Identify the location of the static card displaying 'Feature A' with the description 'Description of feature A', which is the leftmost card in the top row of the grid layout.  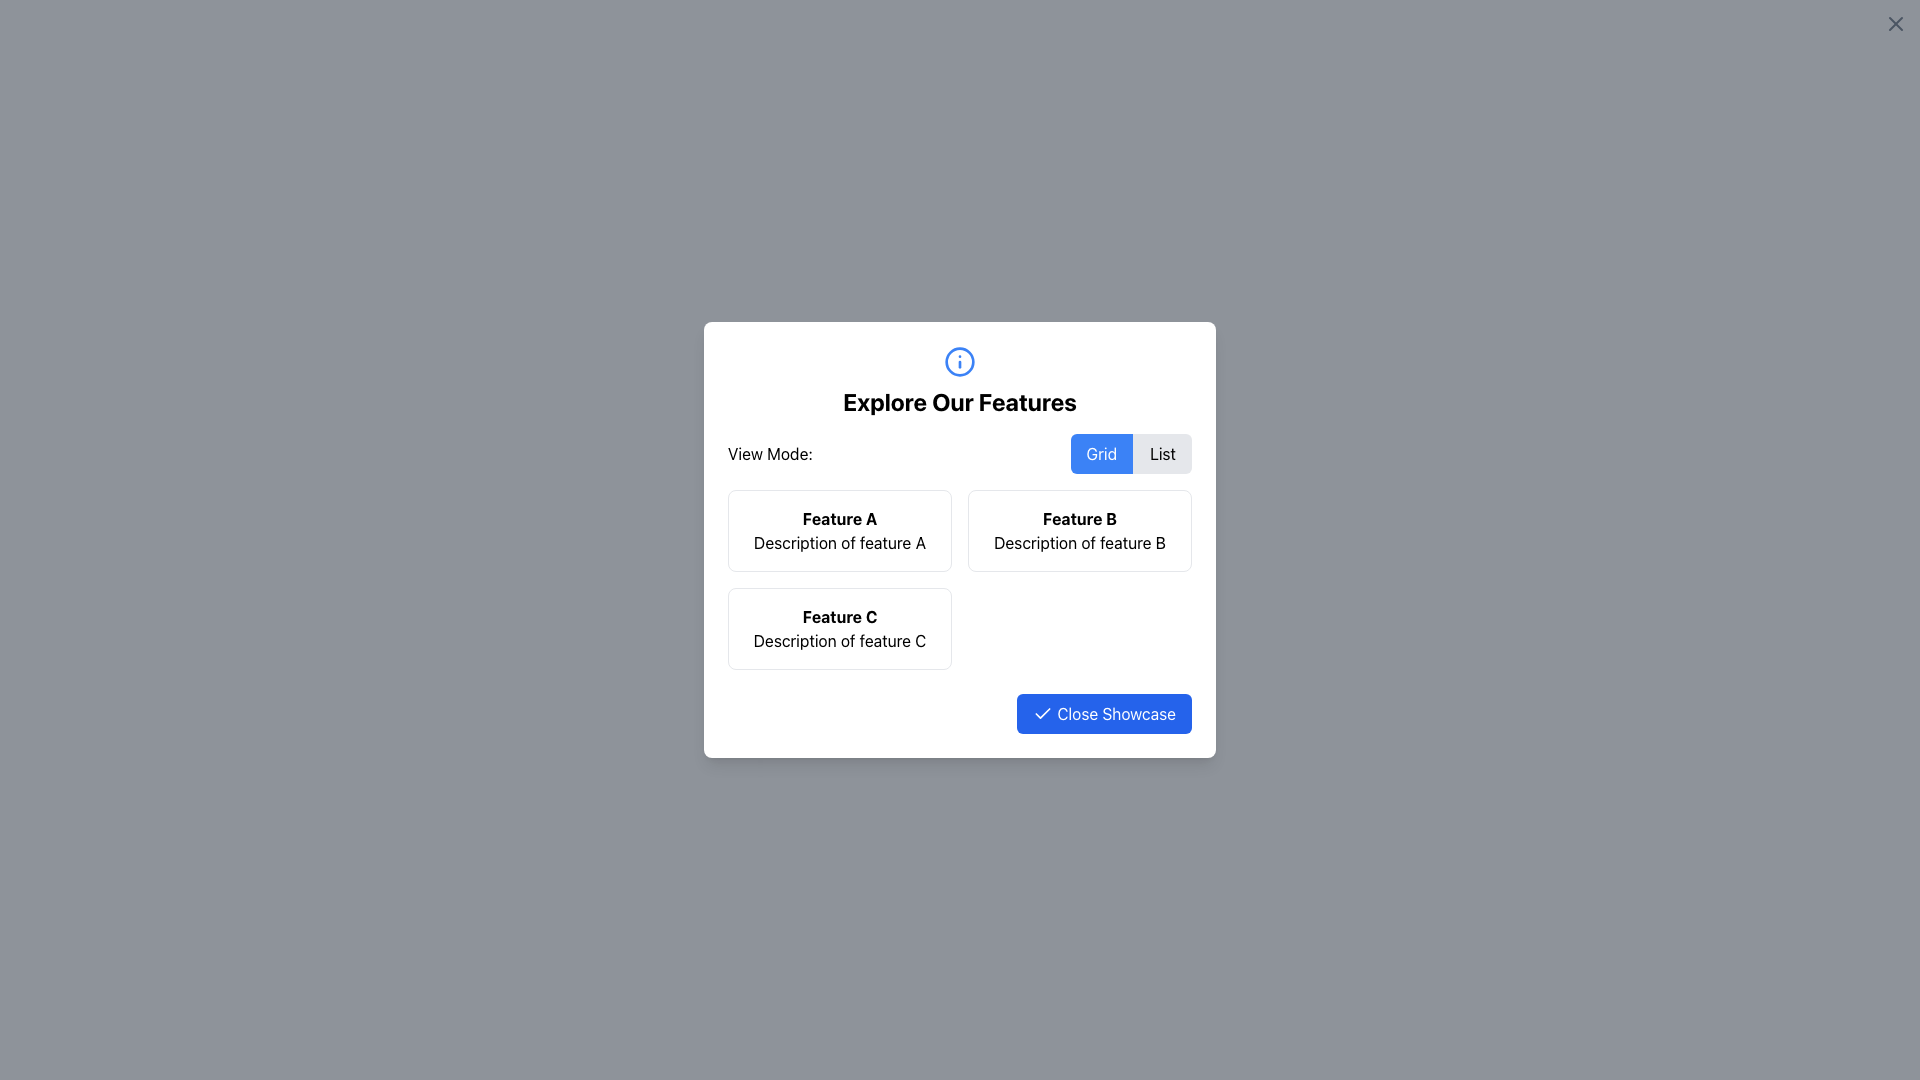
(840, 530).